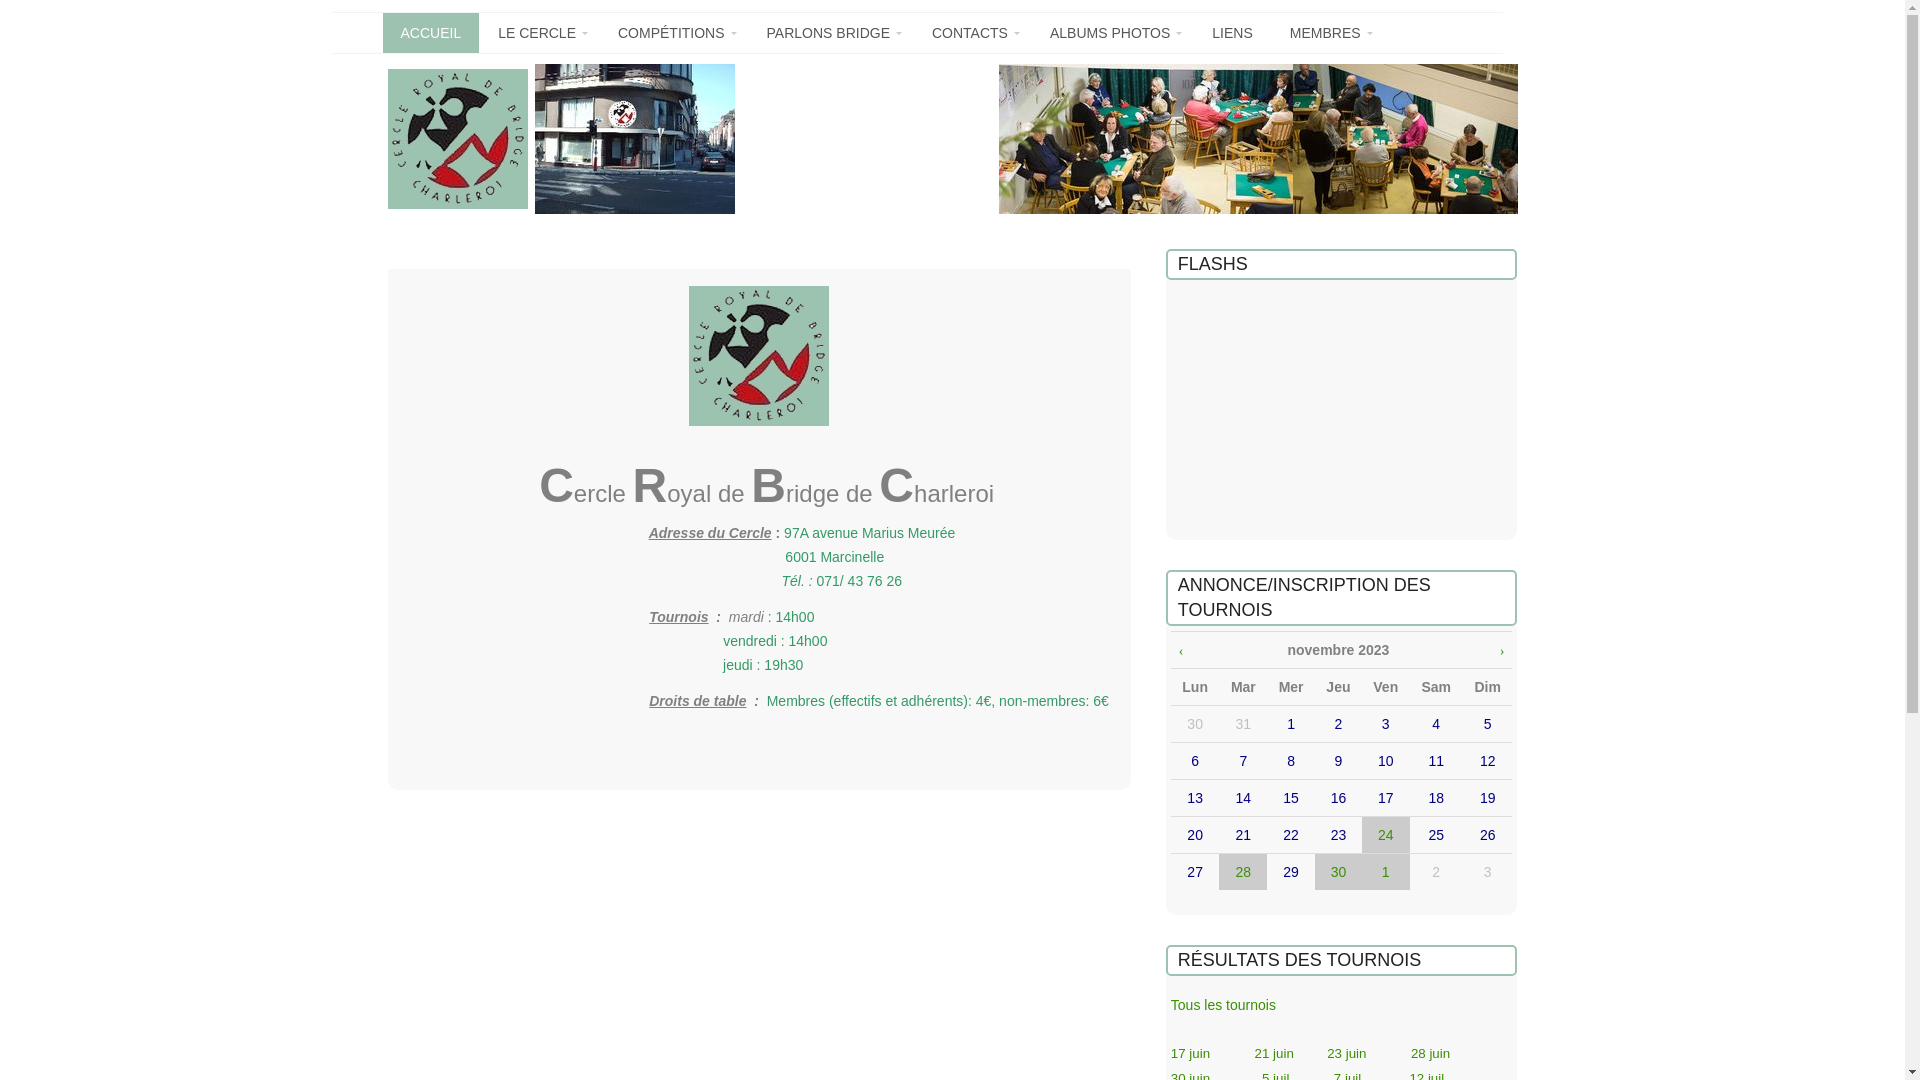  I want to click on '23 juin', so click(1346, 1052).